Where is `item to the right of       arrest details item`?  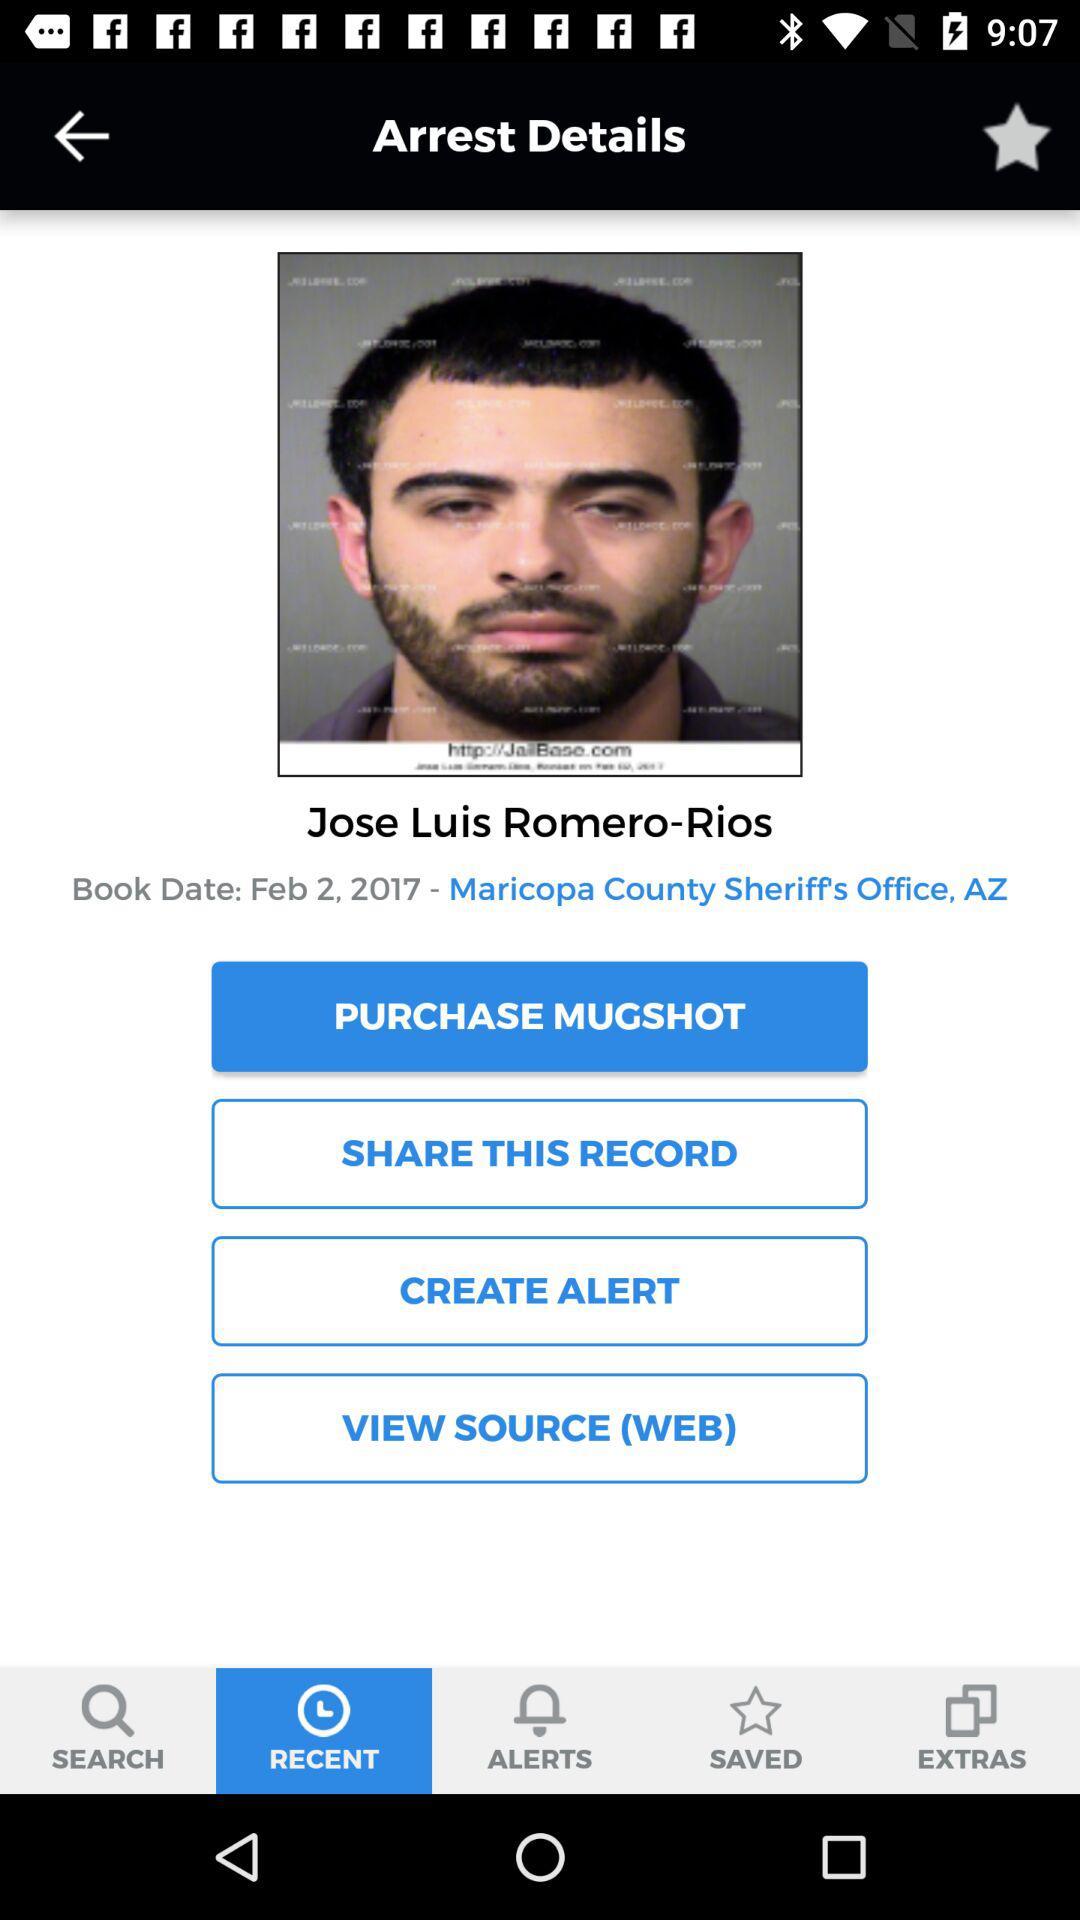 item to the right of       arrest details item is located at coordinates (1017, 135).